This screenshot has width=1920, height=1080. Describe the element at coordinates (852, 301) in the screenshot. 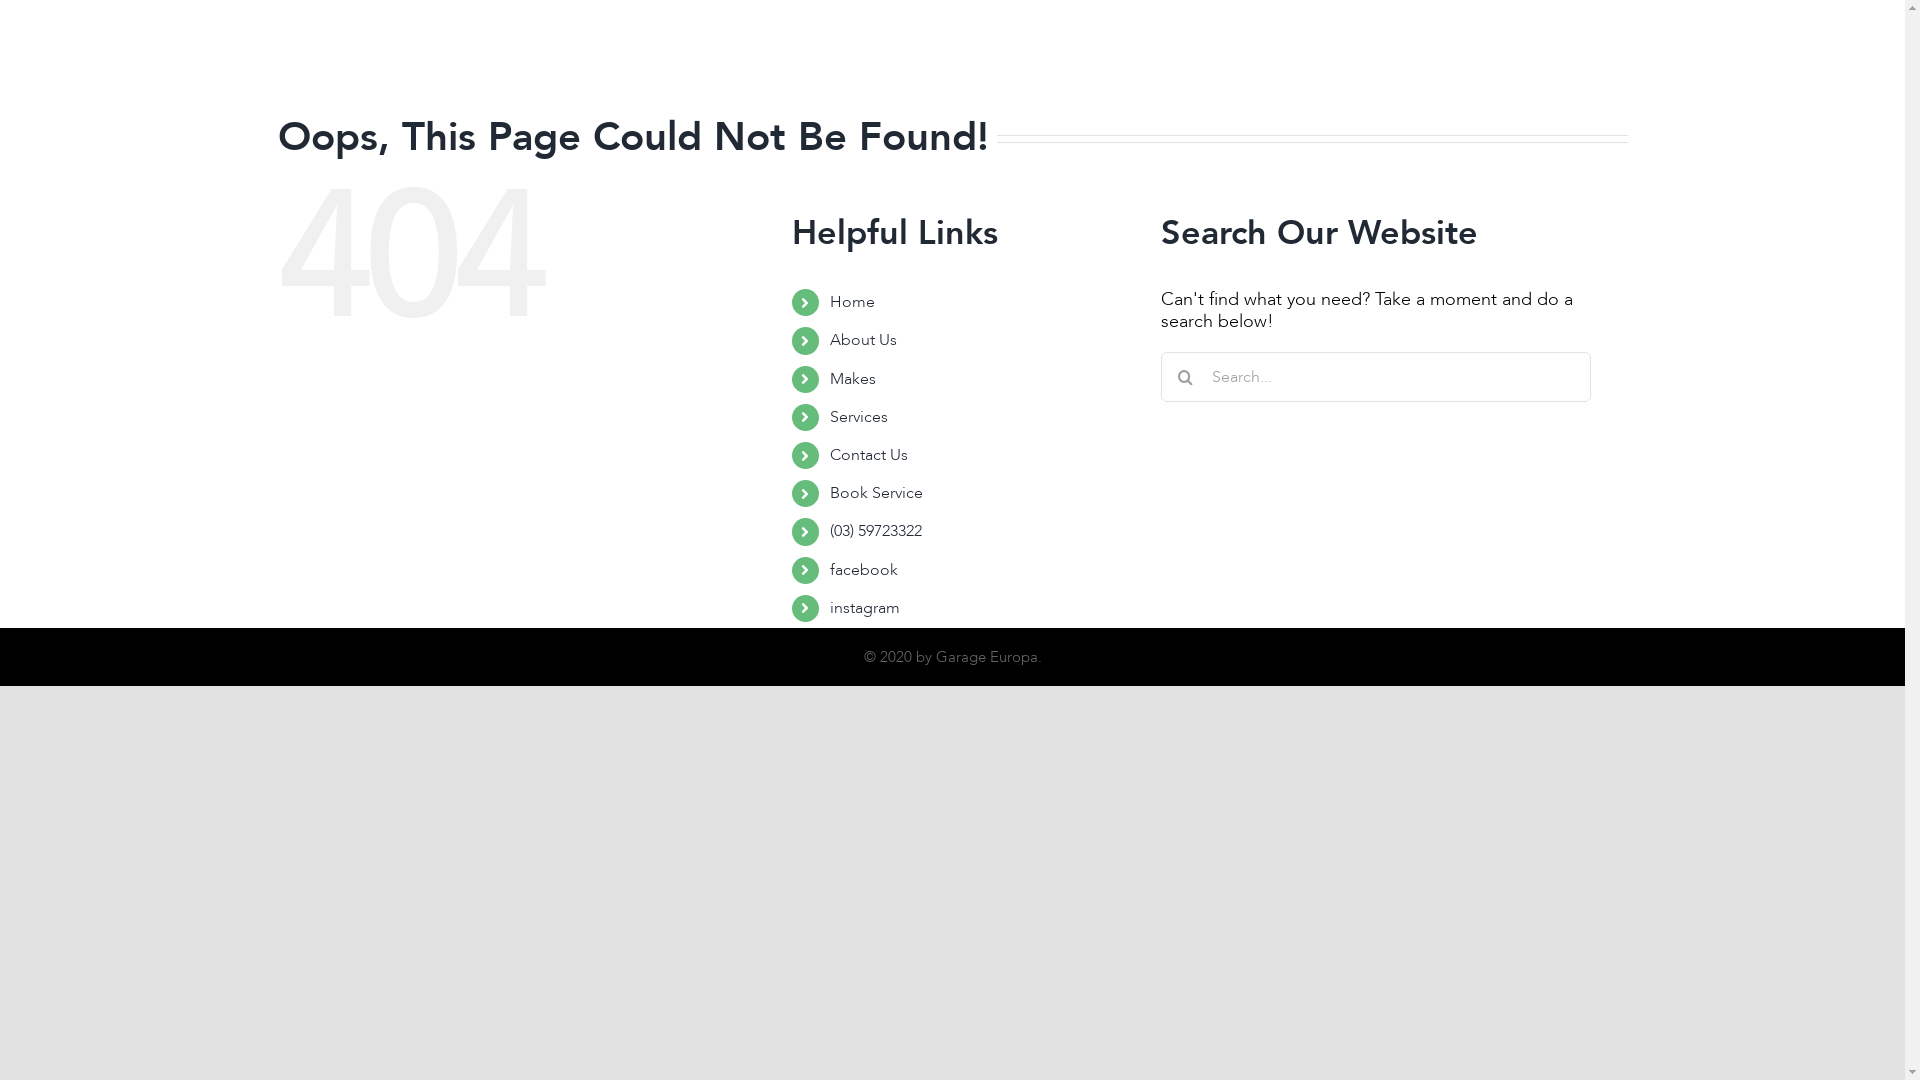

I see `'Home'` at that location.